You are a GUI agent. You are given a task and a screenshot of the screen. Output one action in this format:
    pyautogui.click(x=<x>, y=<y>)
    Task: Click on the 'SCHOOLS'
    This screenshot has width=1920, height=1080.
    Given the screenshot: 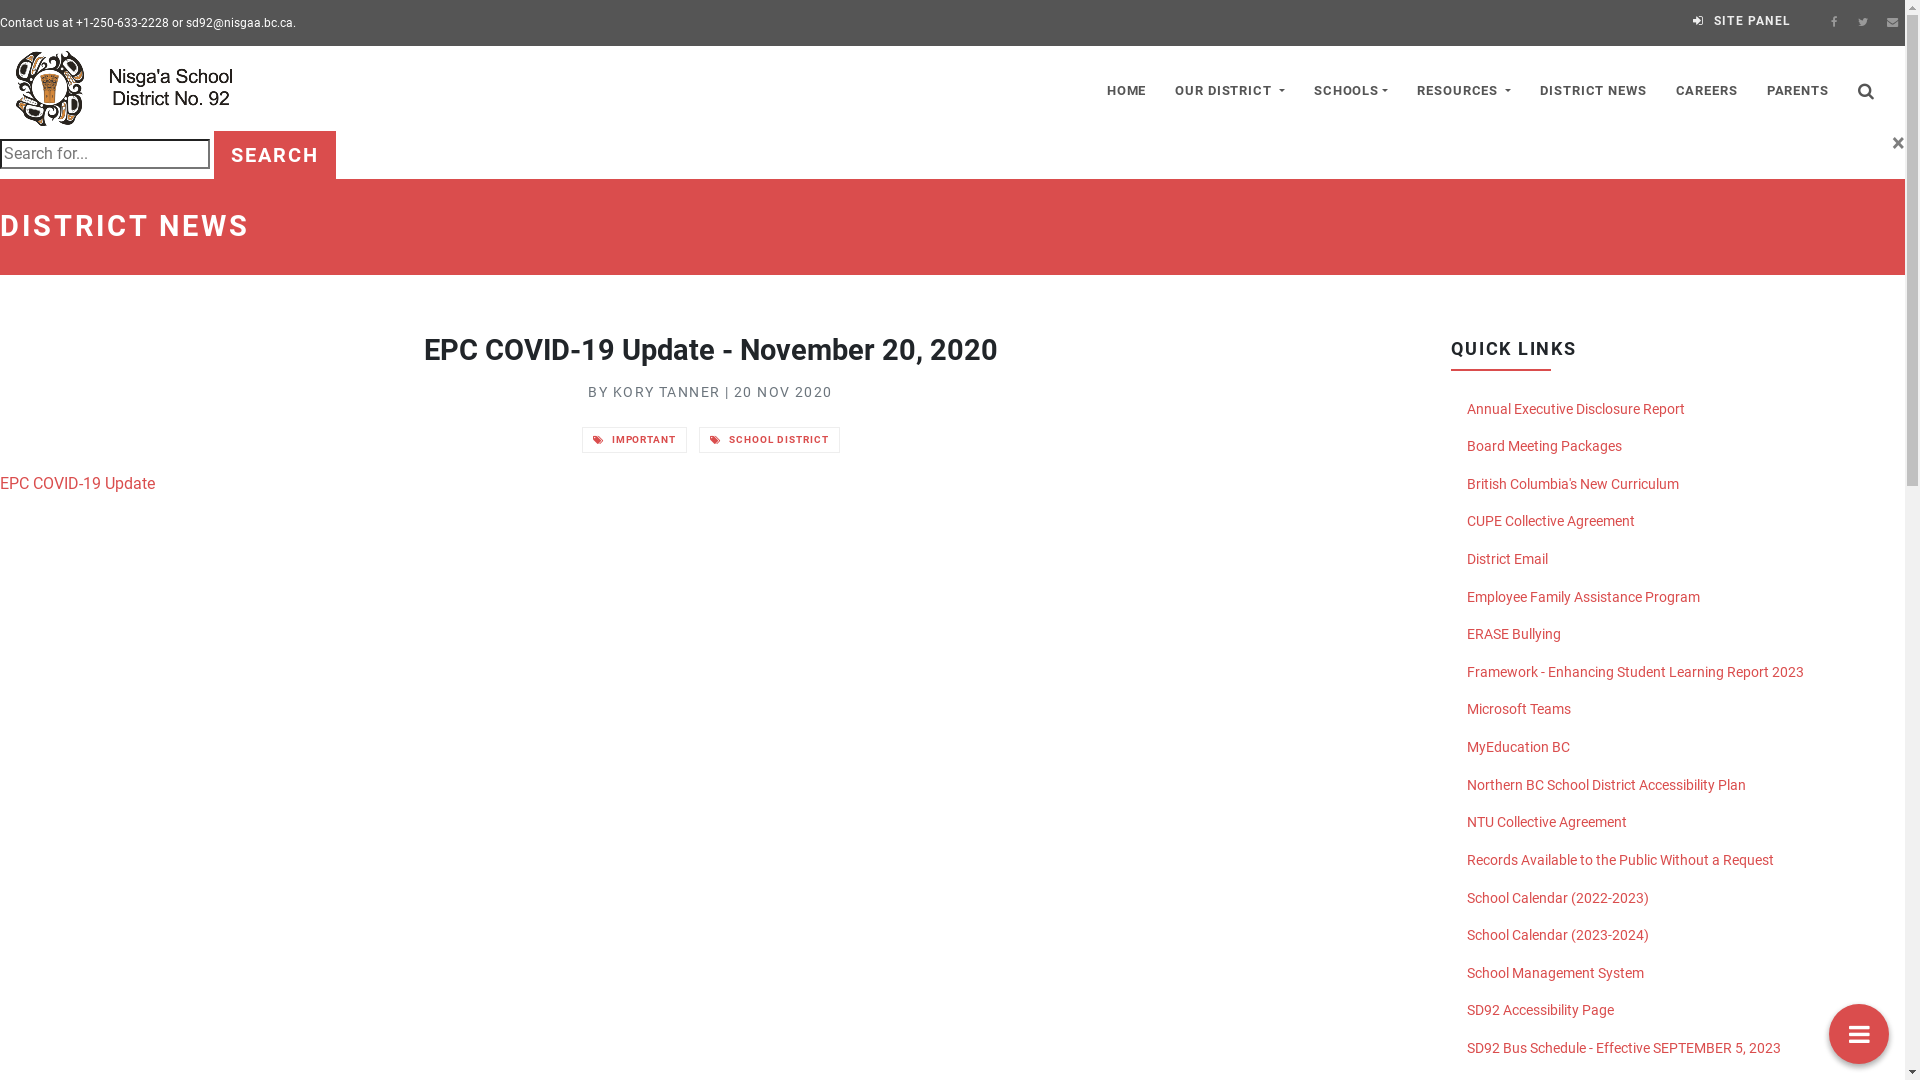 What is the action you would take?
    pyautogui.click(x=1350, y=87)
    